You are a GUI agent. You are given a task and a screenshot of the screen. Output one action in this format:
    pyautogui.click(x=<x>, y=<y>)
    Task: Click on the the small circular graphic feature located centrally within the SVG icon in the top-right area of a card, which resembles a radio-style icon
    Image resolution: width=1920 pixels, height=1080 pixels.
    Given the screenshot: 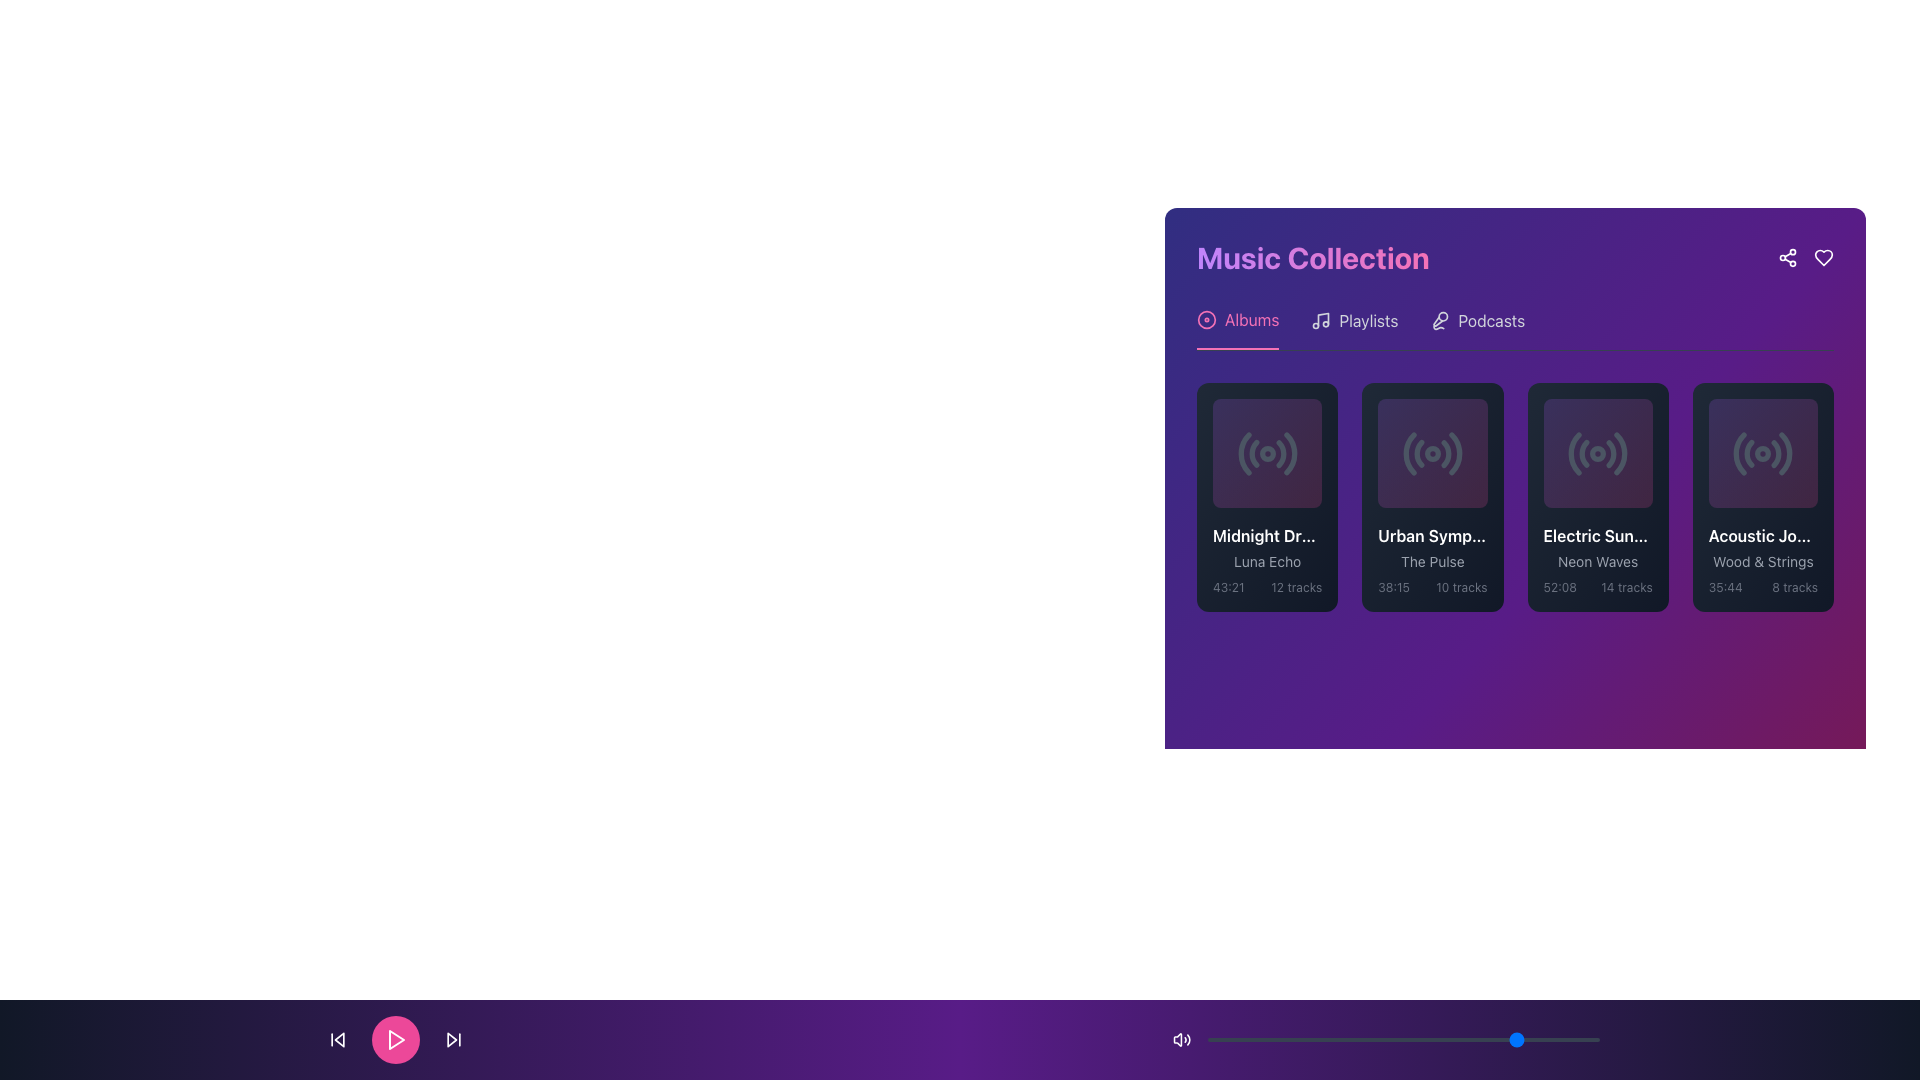 What is the action you would take?
    pyautogui.click(x=1266, y=453)
    